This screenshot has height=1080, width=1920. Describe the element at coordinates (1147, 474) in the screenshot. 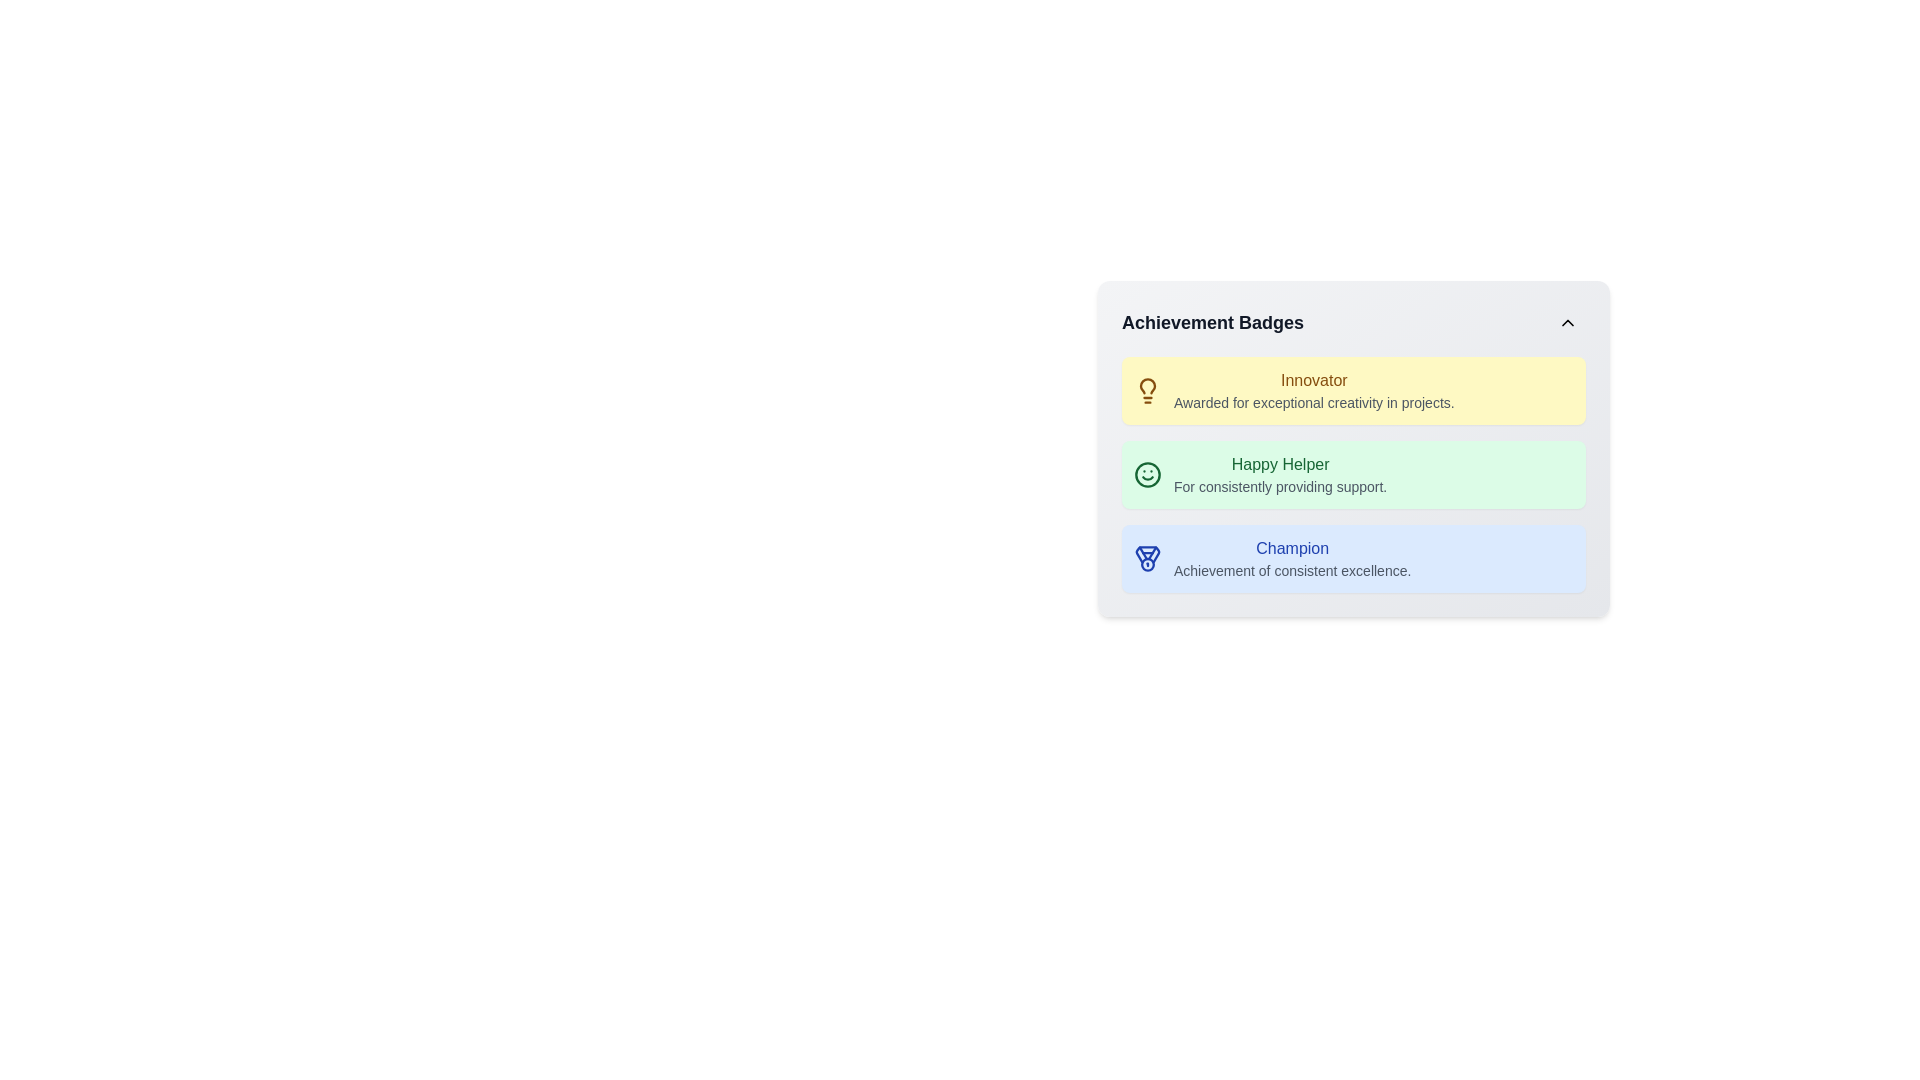

I see `the SVG circle component that represents a feature of the smiley face icon in the 'Happy Helper' segment of the 'Achievement Badges' panel` at that location.